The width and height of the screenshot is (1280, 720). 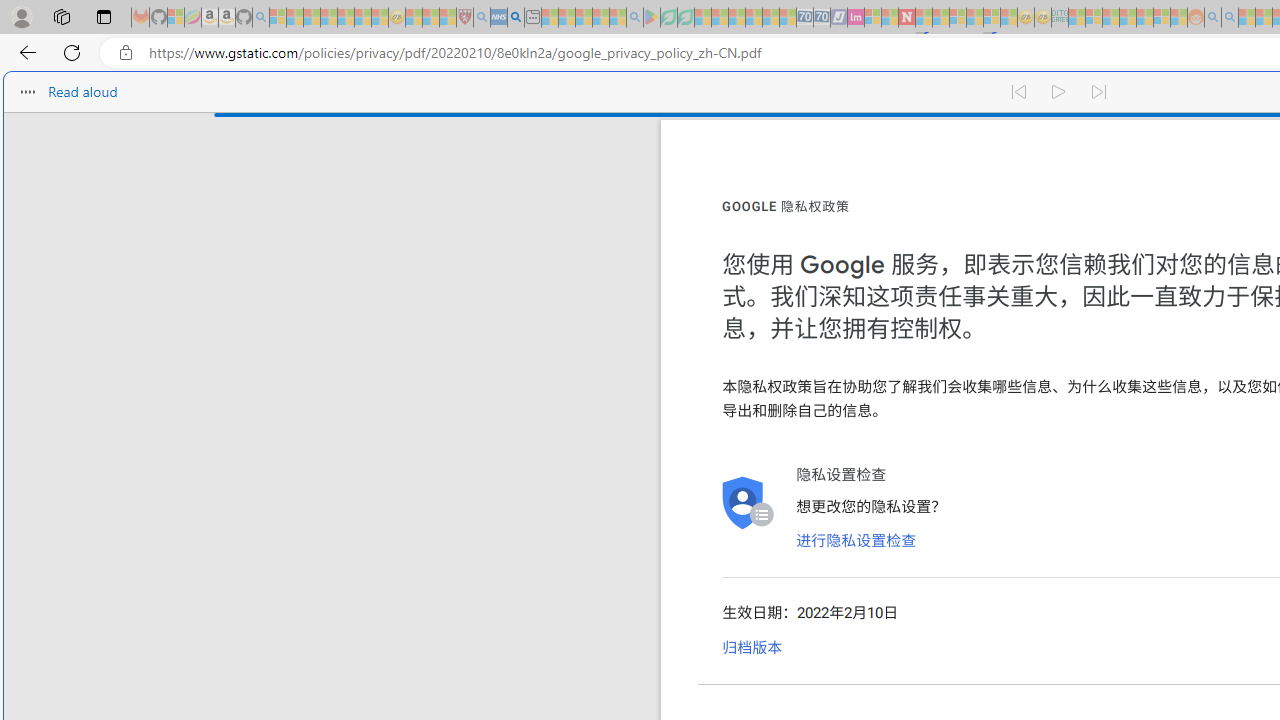 I want to click on 'Jobs - lastminute.com Investor Portal - Sleeping', so click(x=855, y=17).